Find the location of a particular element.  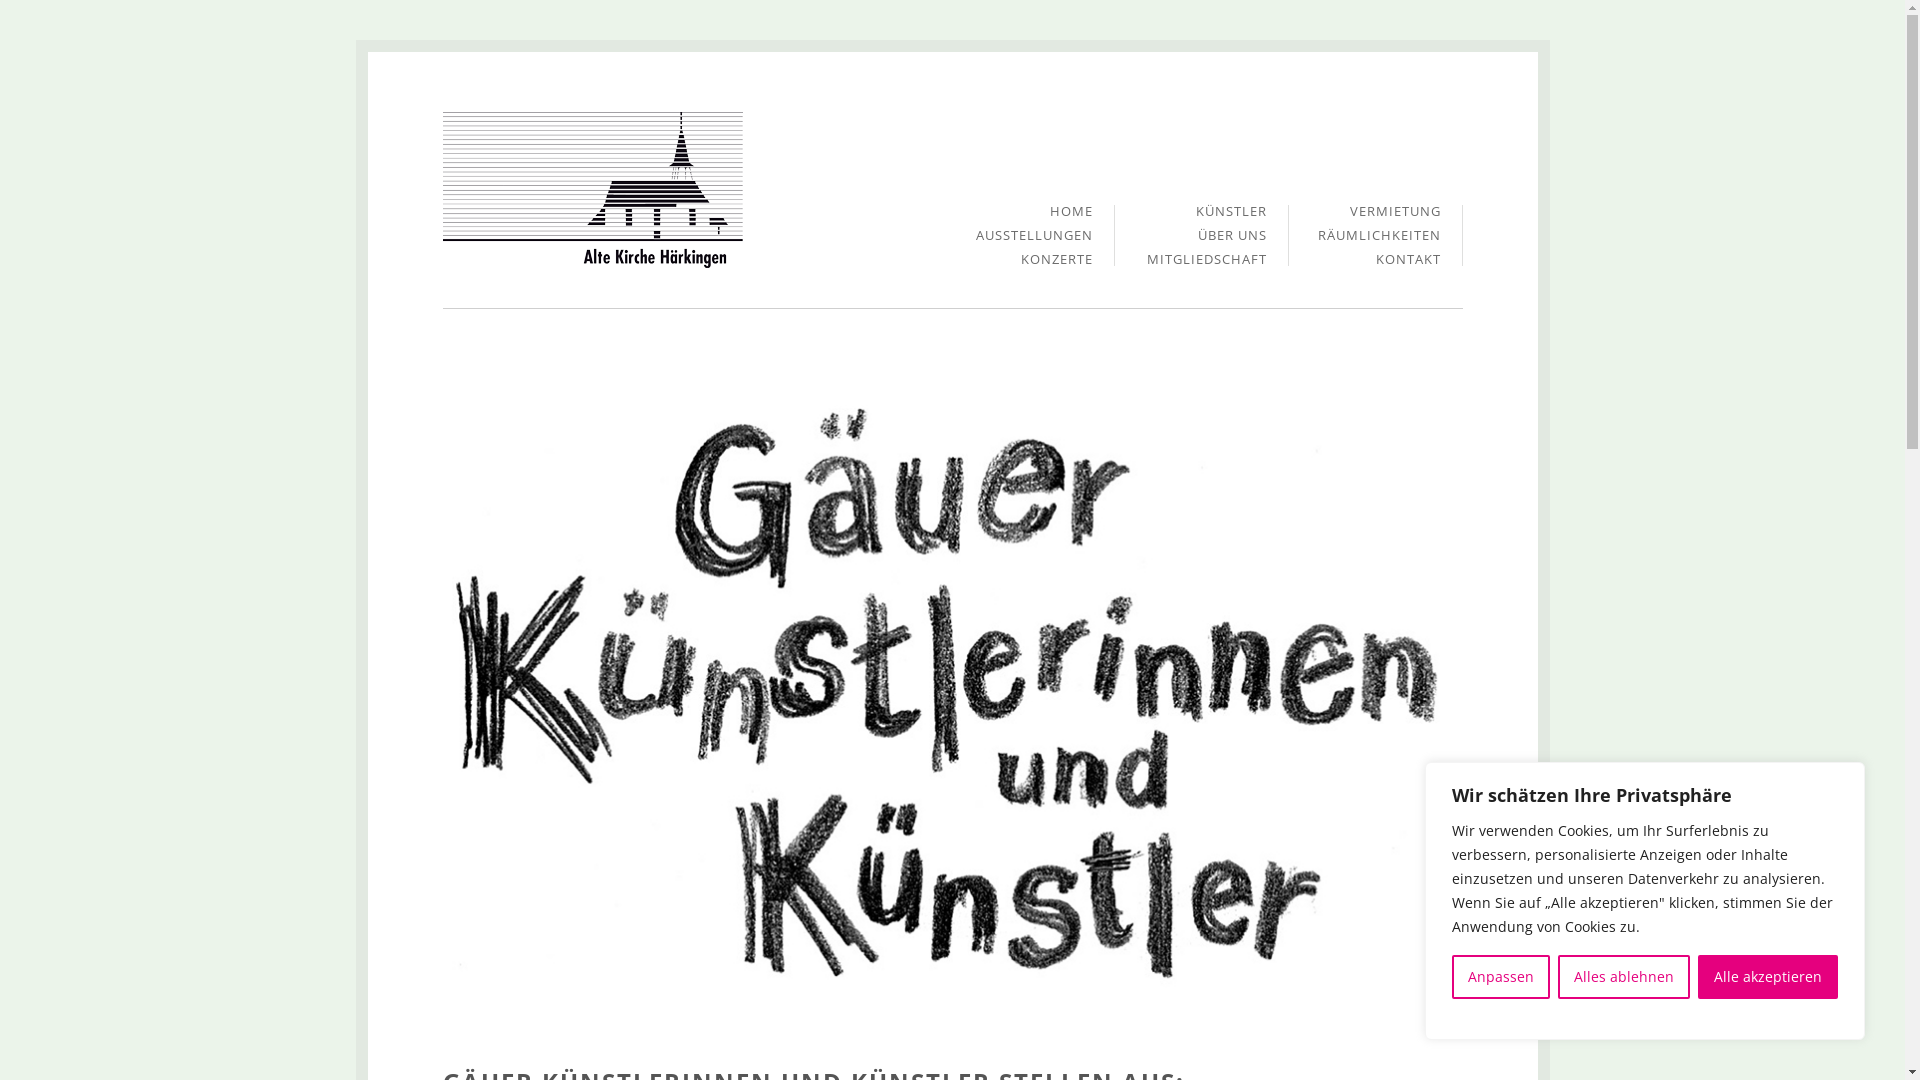

'AUSSTELLUNGEN' is located at coordinates (975, 239).